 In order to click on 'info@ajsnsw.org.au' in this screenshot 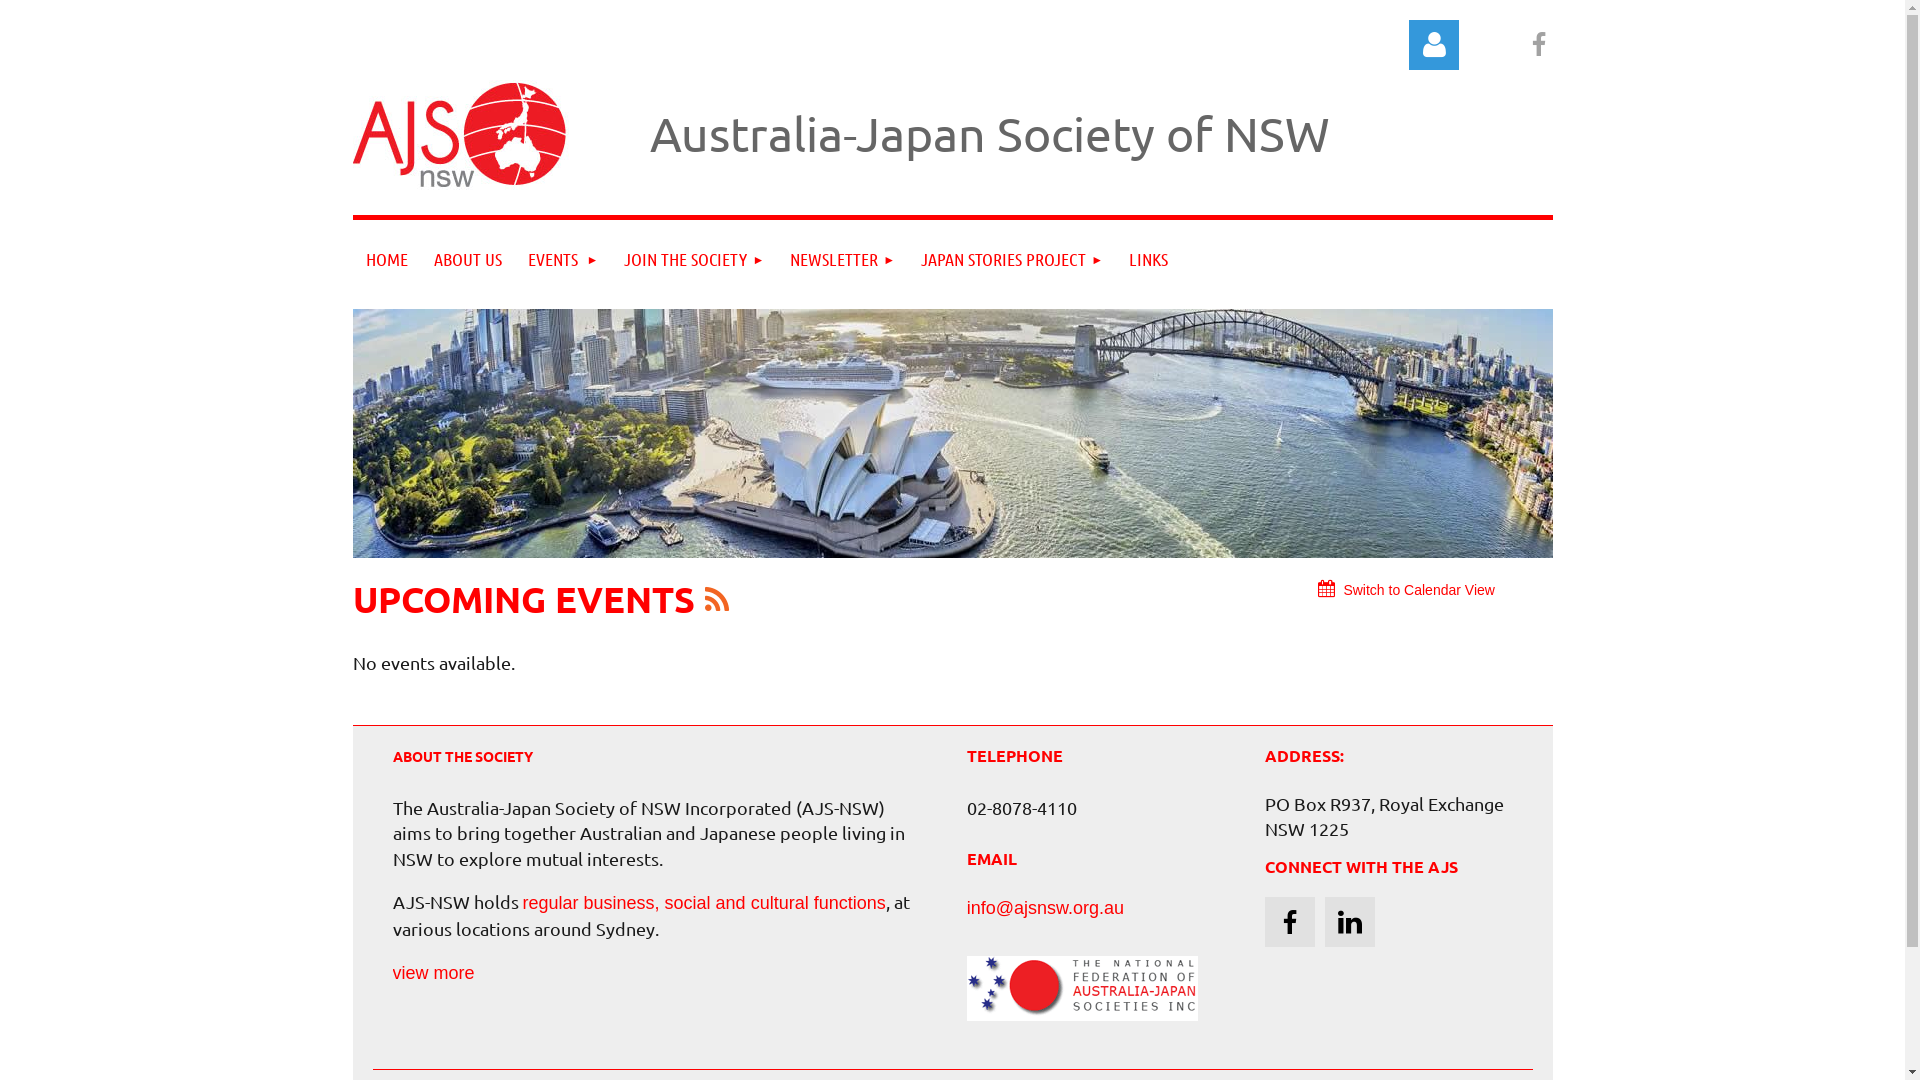, I will do `click(966, 907)`.